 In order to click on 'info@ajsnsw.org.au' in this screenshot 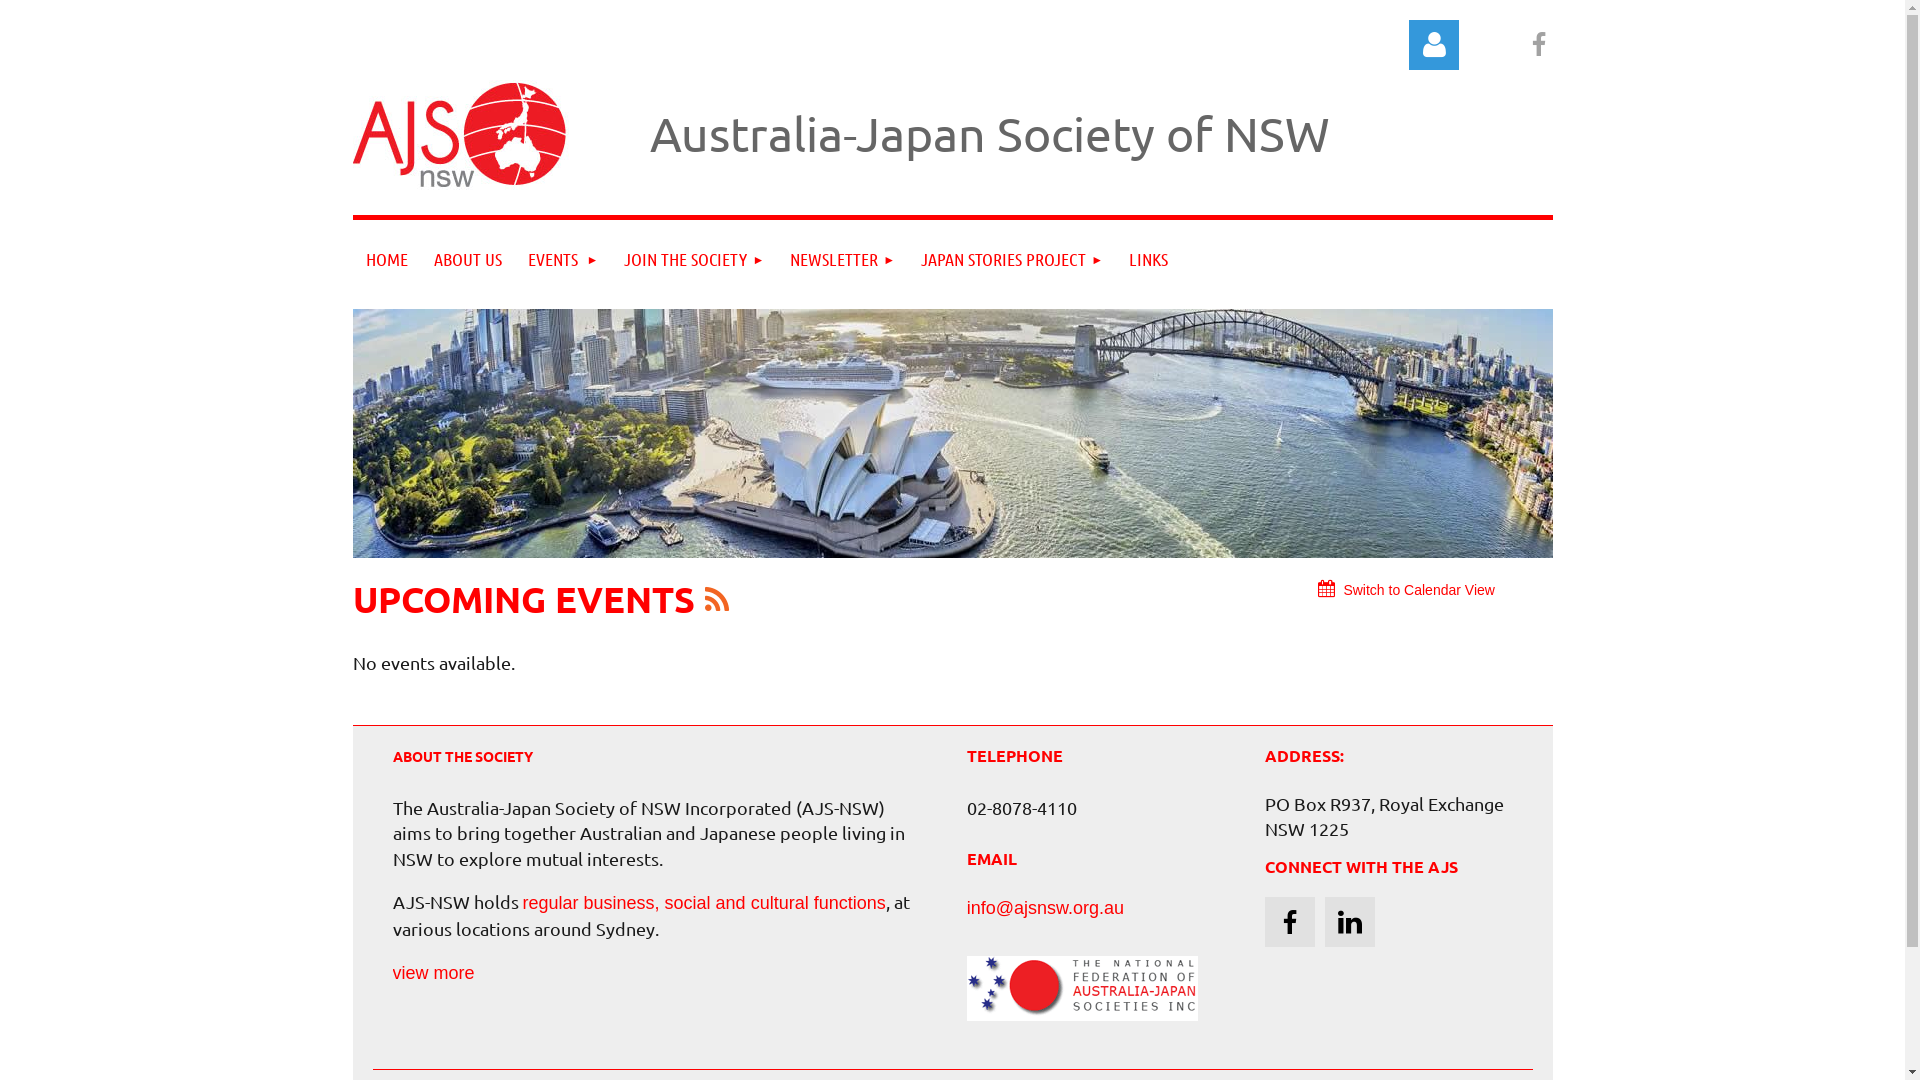, I will do `click(966, 907)`.